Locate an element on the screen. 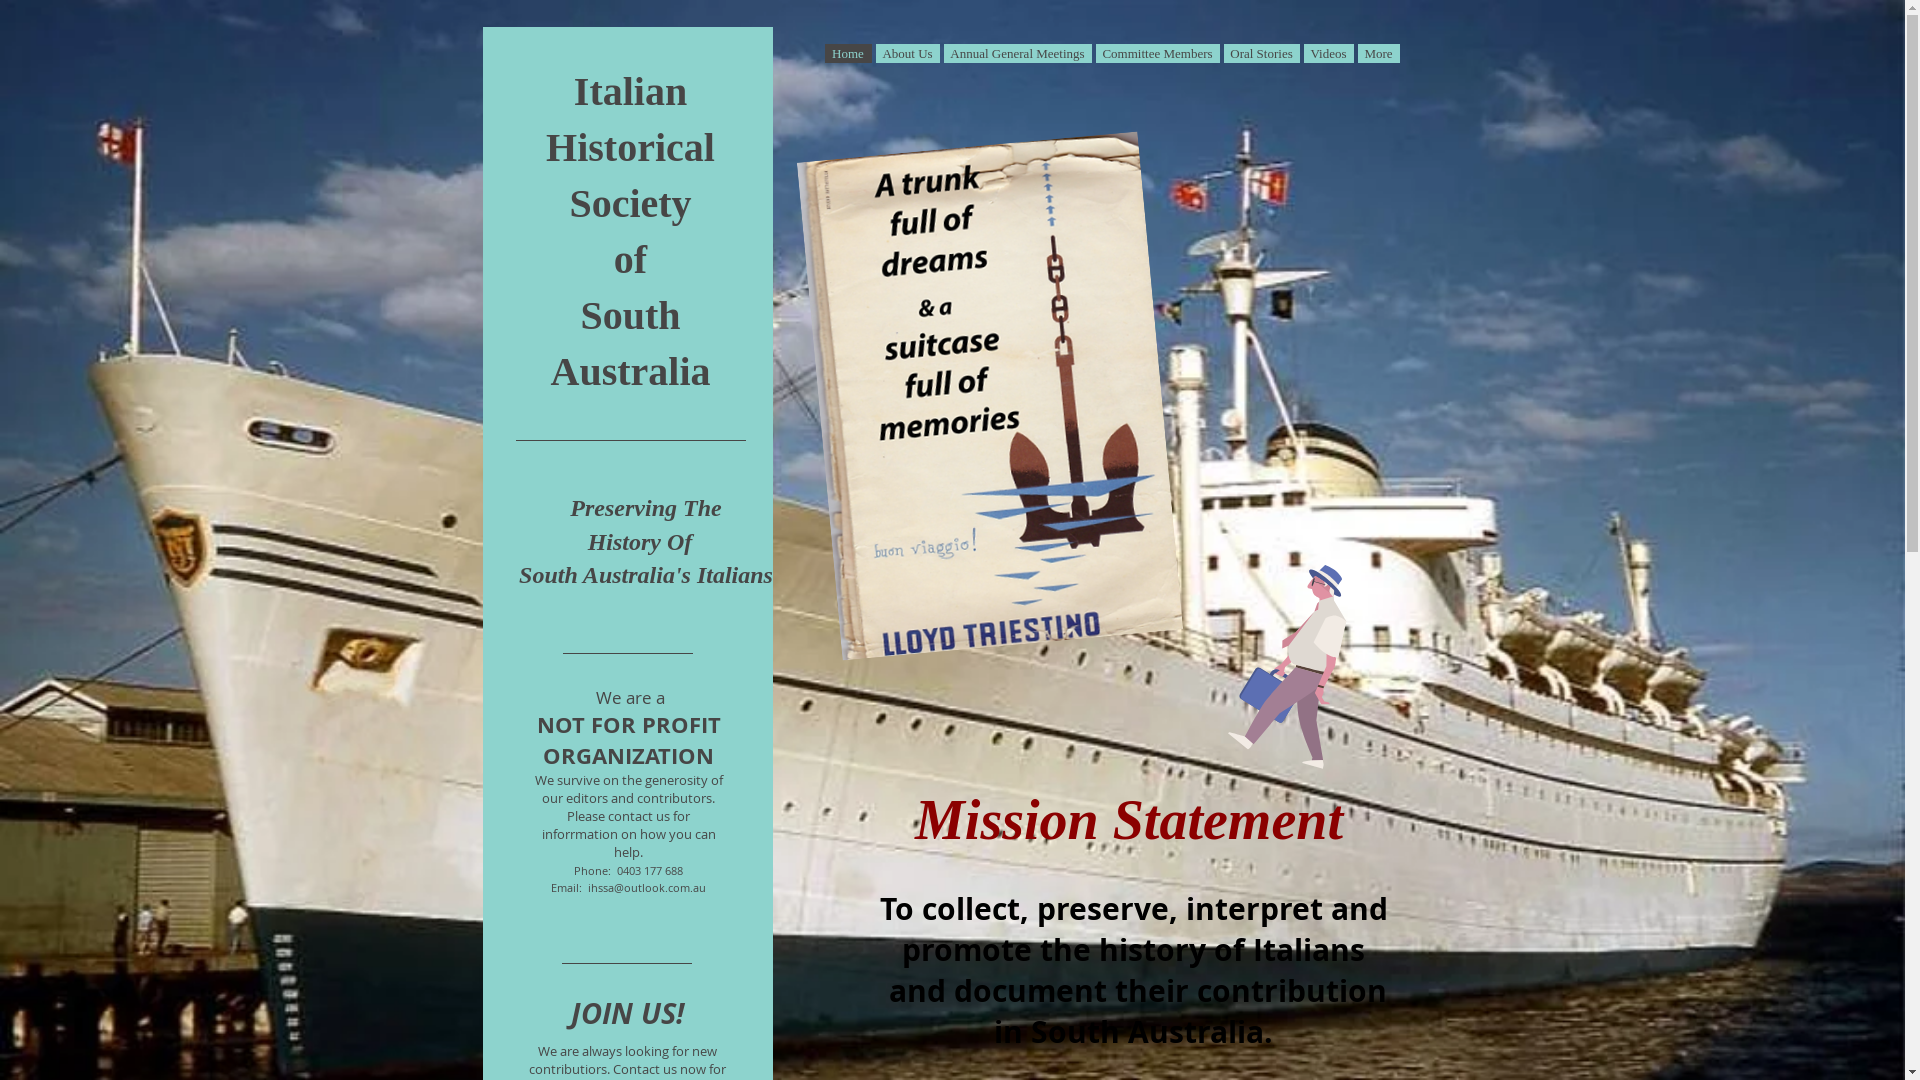 Image resolution: width=1920 pixels, height=1080 pixels. 'Oral Stories' is located at coordinates (1223, 52).